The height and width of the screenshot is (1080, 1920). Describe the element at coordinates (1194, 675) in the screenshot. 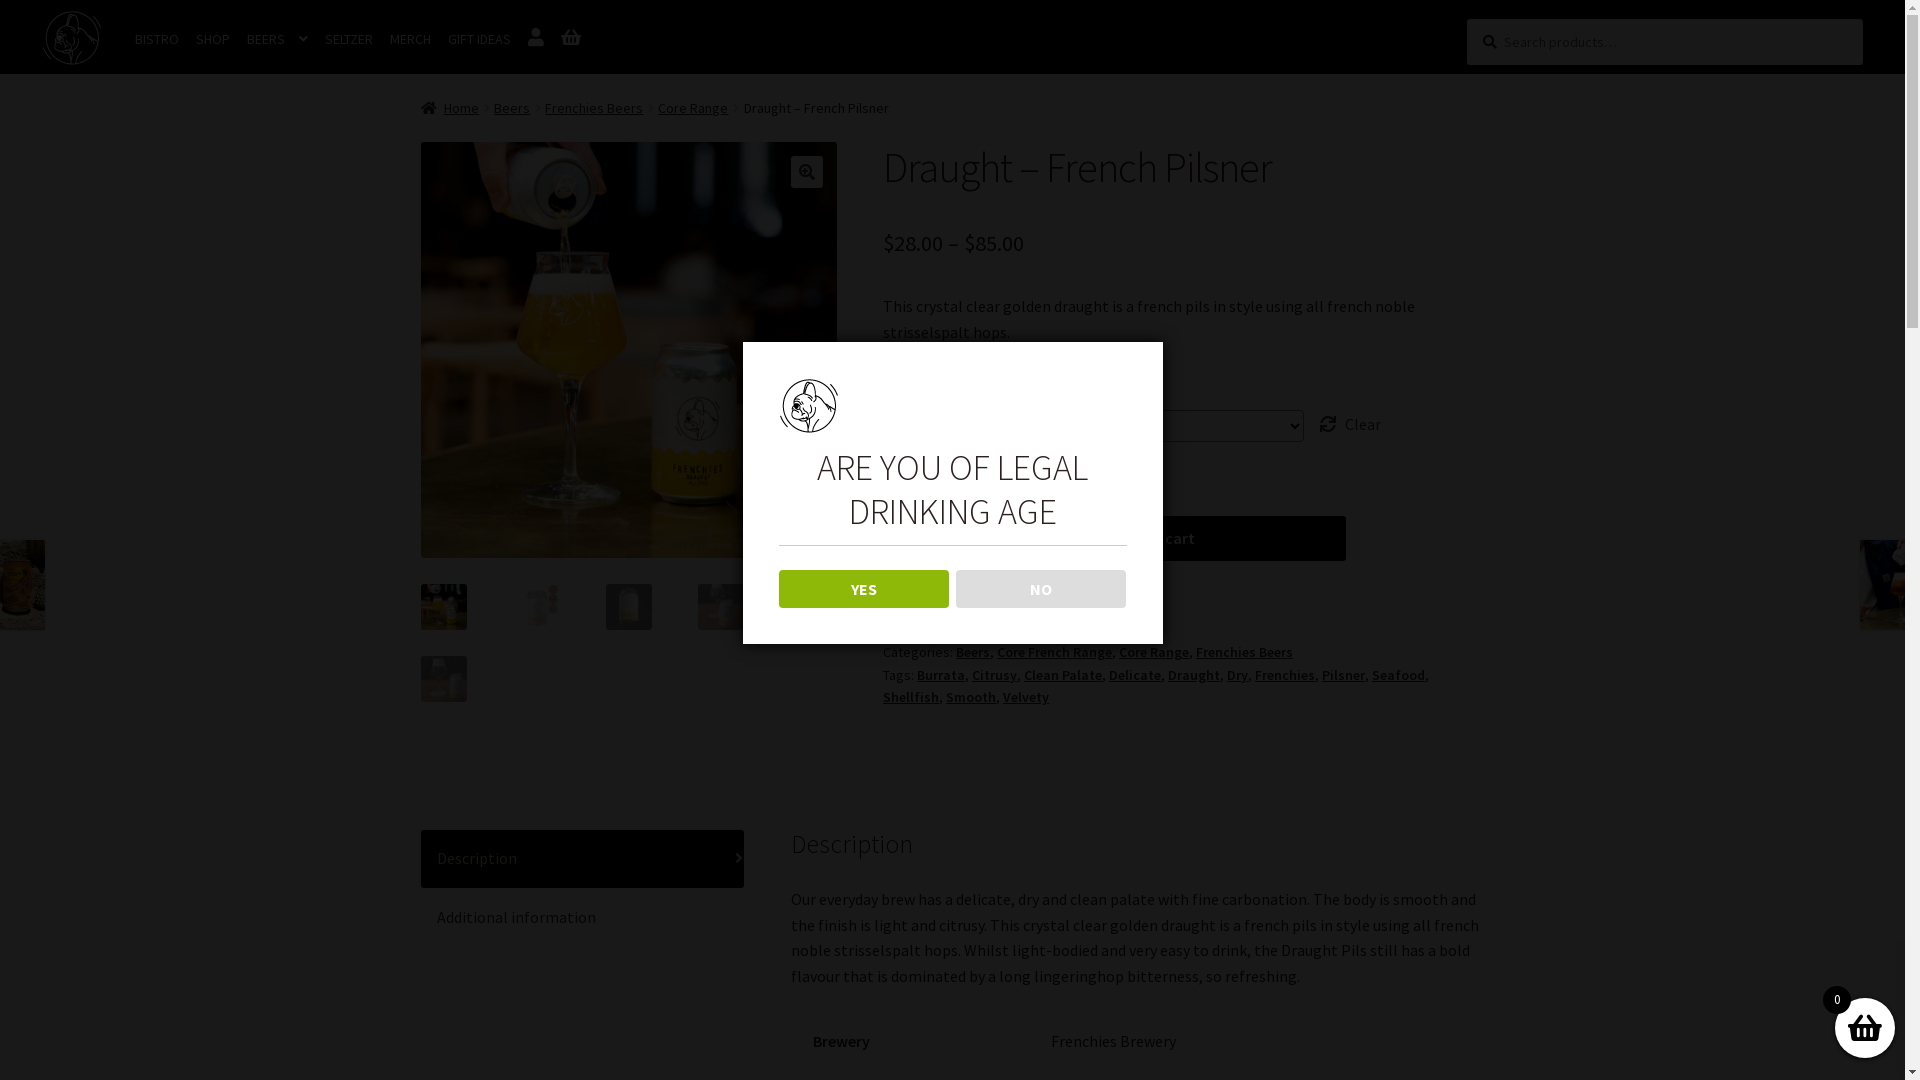

I see `'Draught'` at that location.